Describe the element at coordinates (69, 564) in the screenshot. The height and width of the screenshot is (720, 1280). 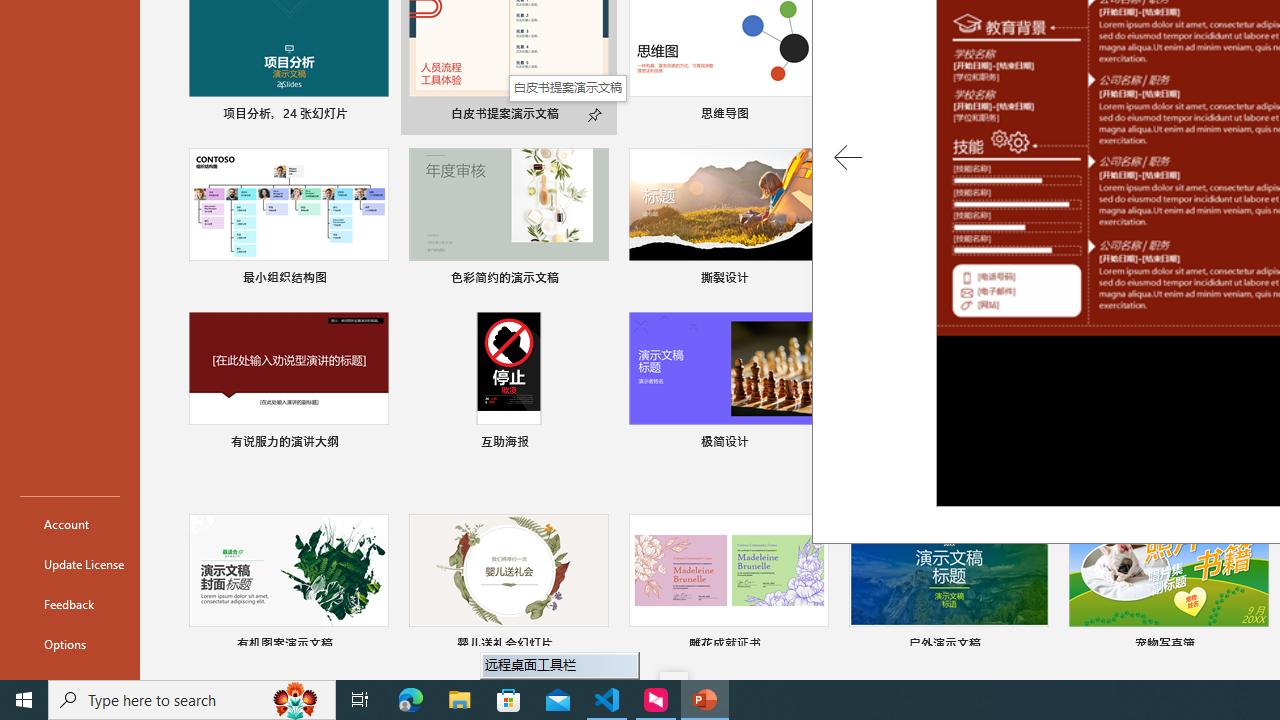
I see `'Update License'` at that location.